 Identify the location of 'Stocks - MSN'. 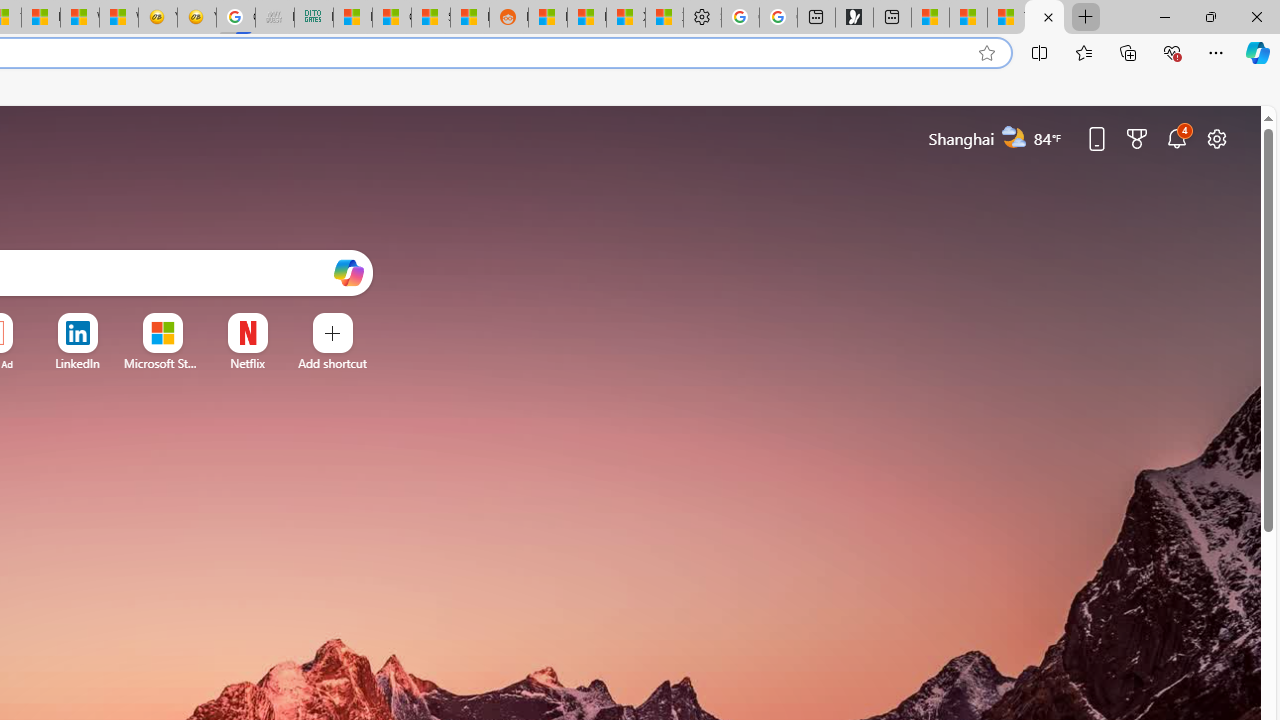
(430, 17).